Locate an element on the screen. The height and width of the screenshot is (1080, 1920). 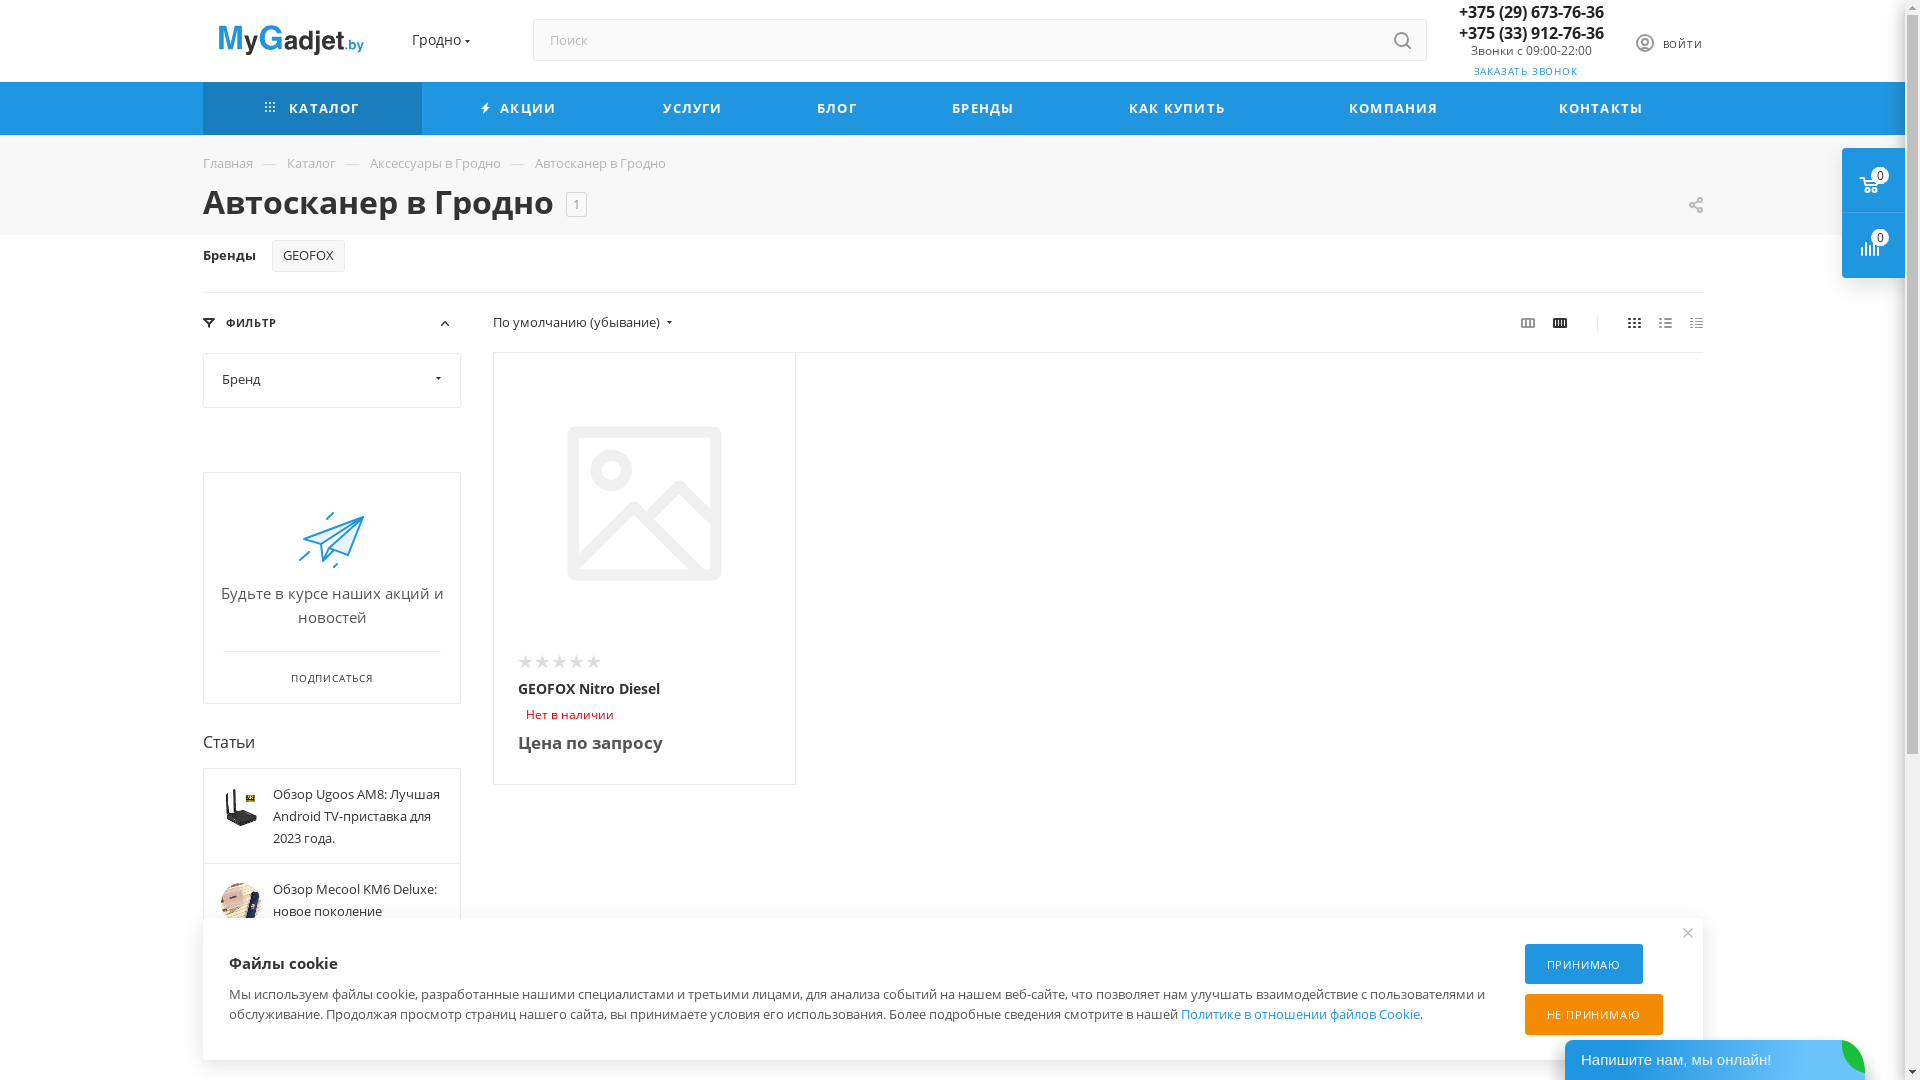
'+375 (29) 673-76-36' is located at coordinates (1529, 11).